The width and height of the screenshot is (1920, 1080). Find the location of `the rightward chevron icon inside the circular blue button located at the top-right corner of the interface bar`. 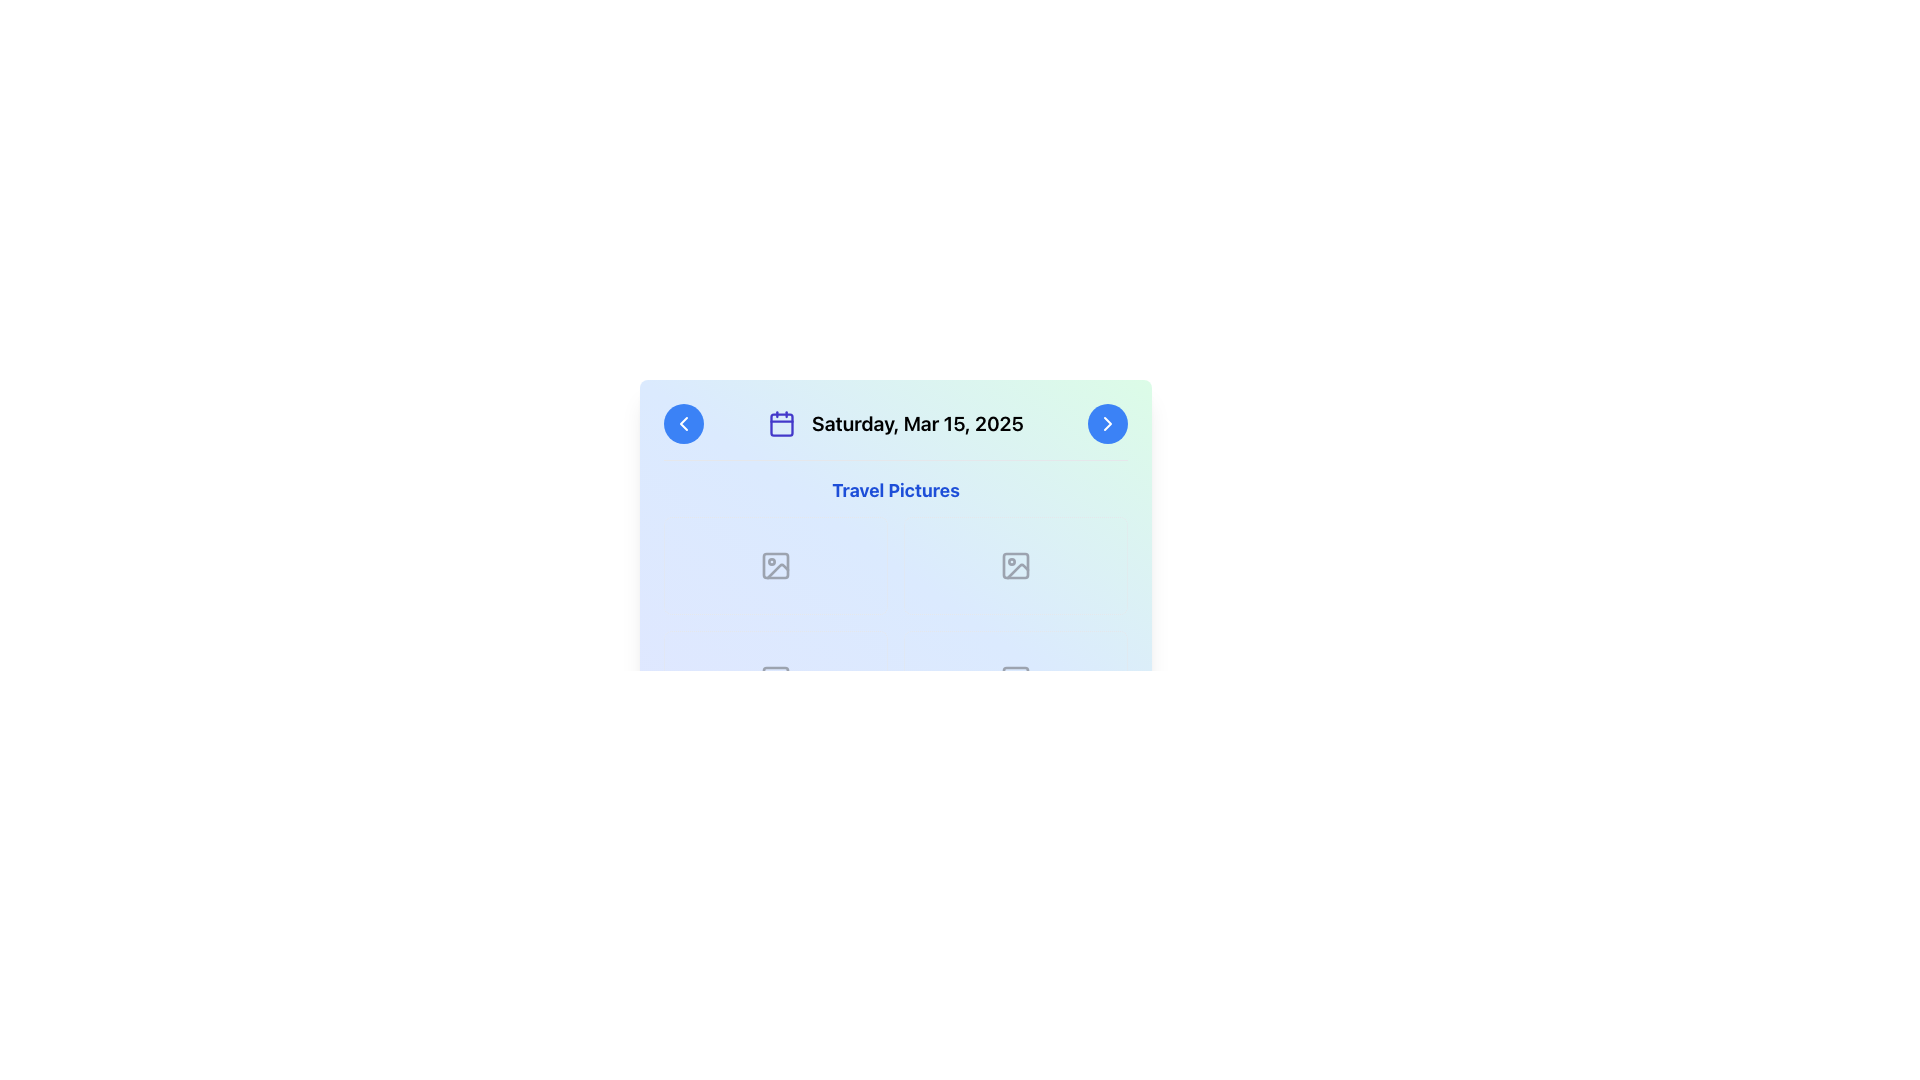

the rightward chevron icon inside the circular blue button located at the top-right corner of the interface bar is located at coordinates (1107, 423).